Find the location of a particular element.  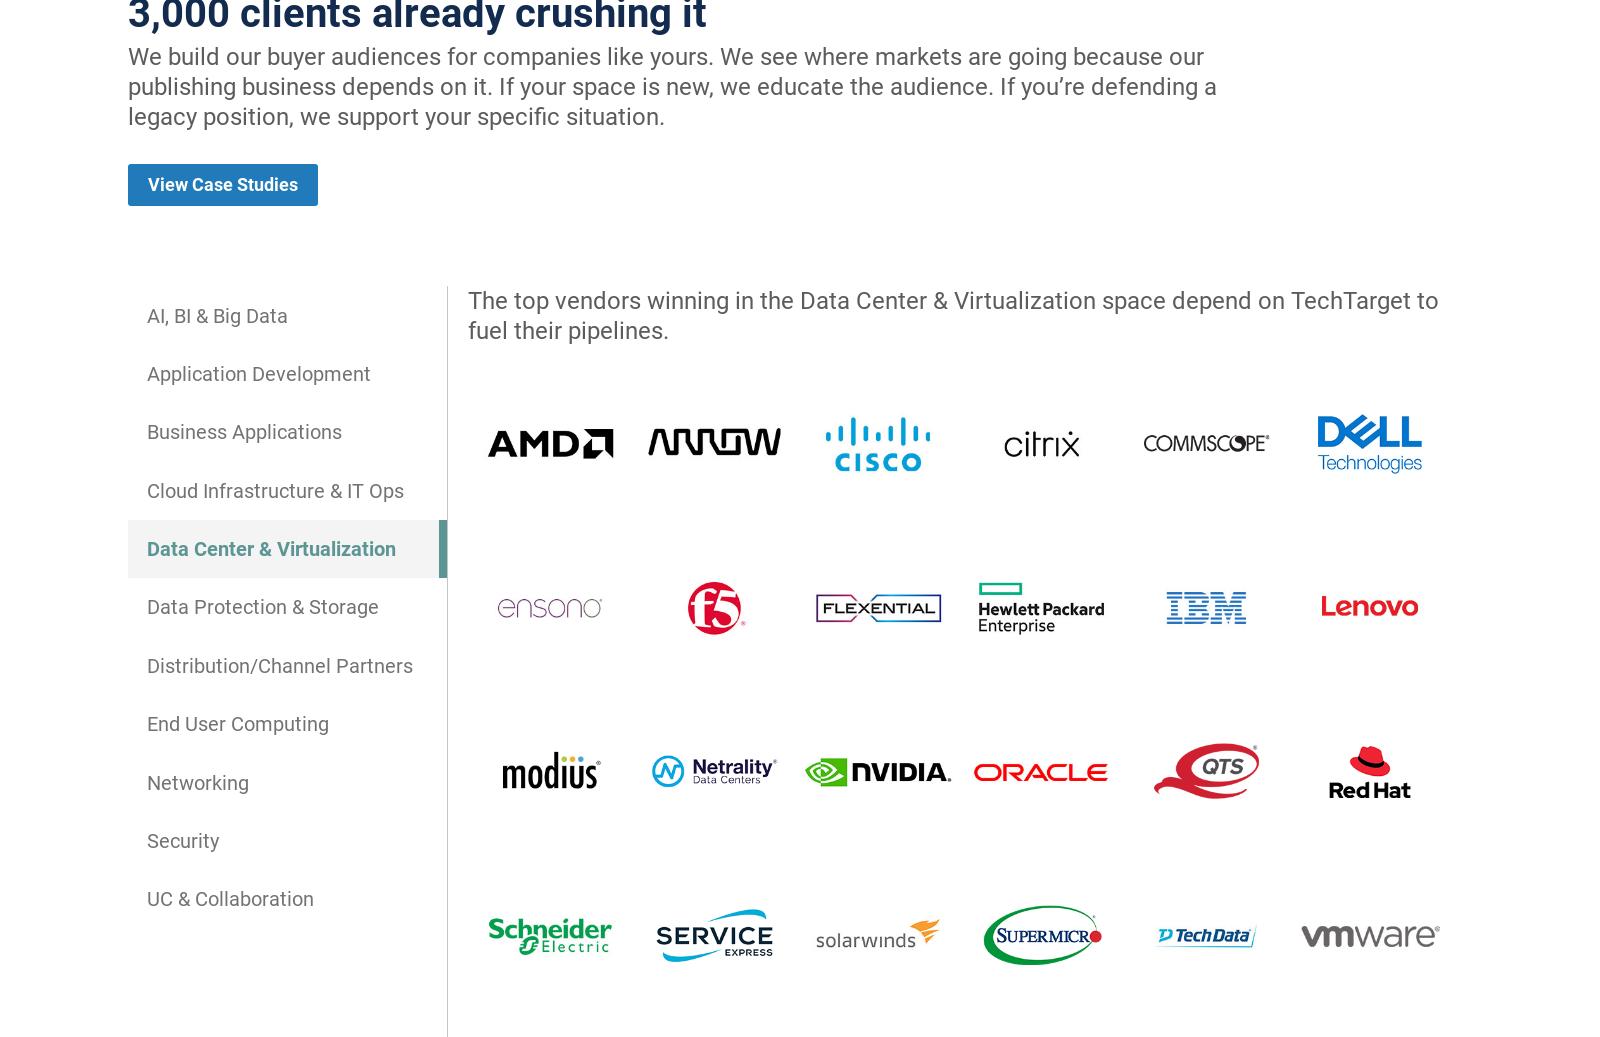

'Networking' is located at coordinates (196, 782).